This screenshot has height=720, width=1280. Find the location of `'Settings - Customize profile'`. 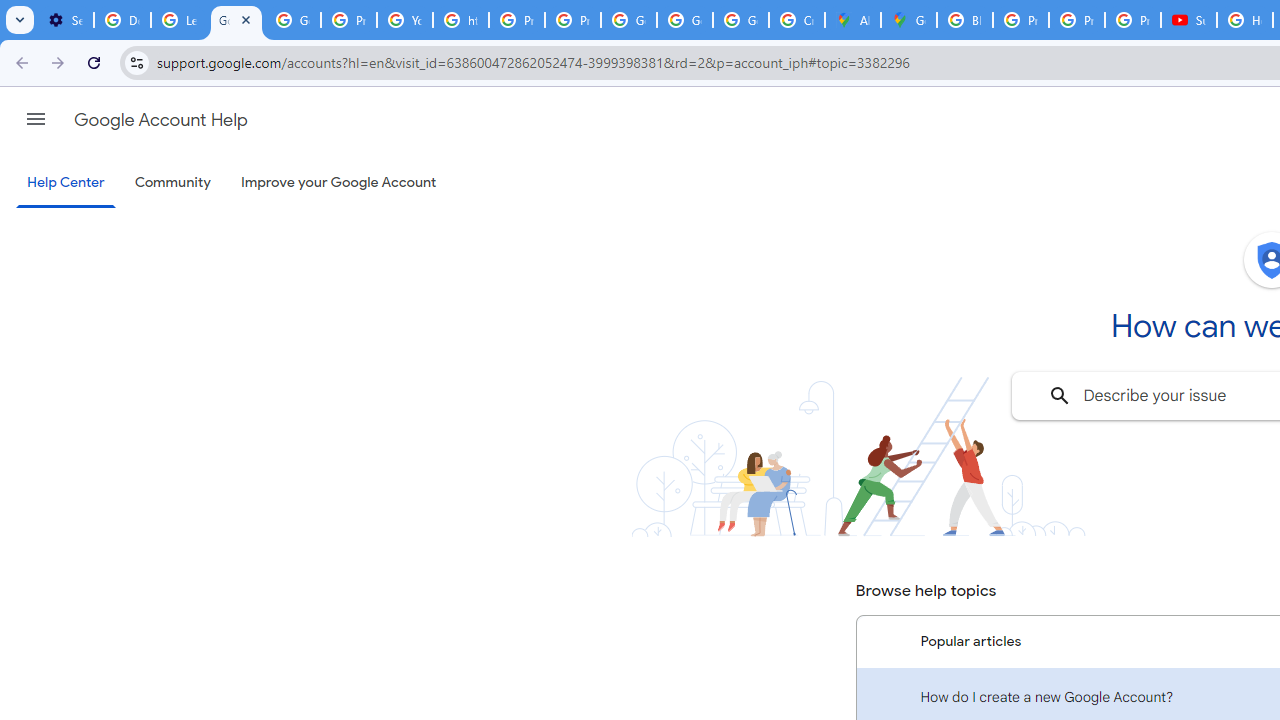

'Settings - Customize profile' is located at coordinates (65, 20).